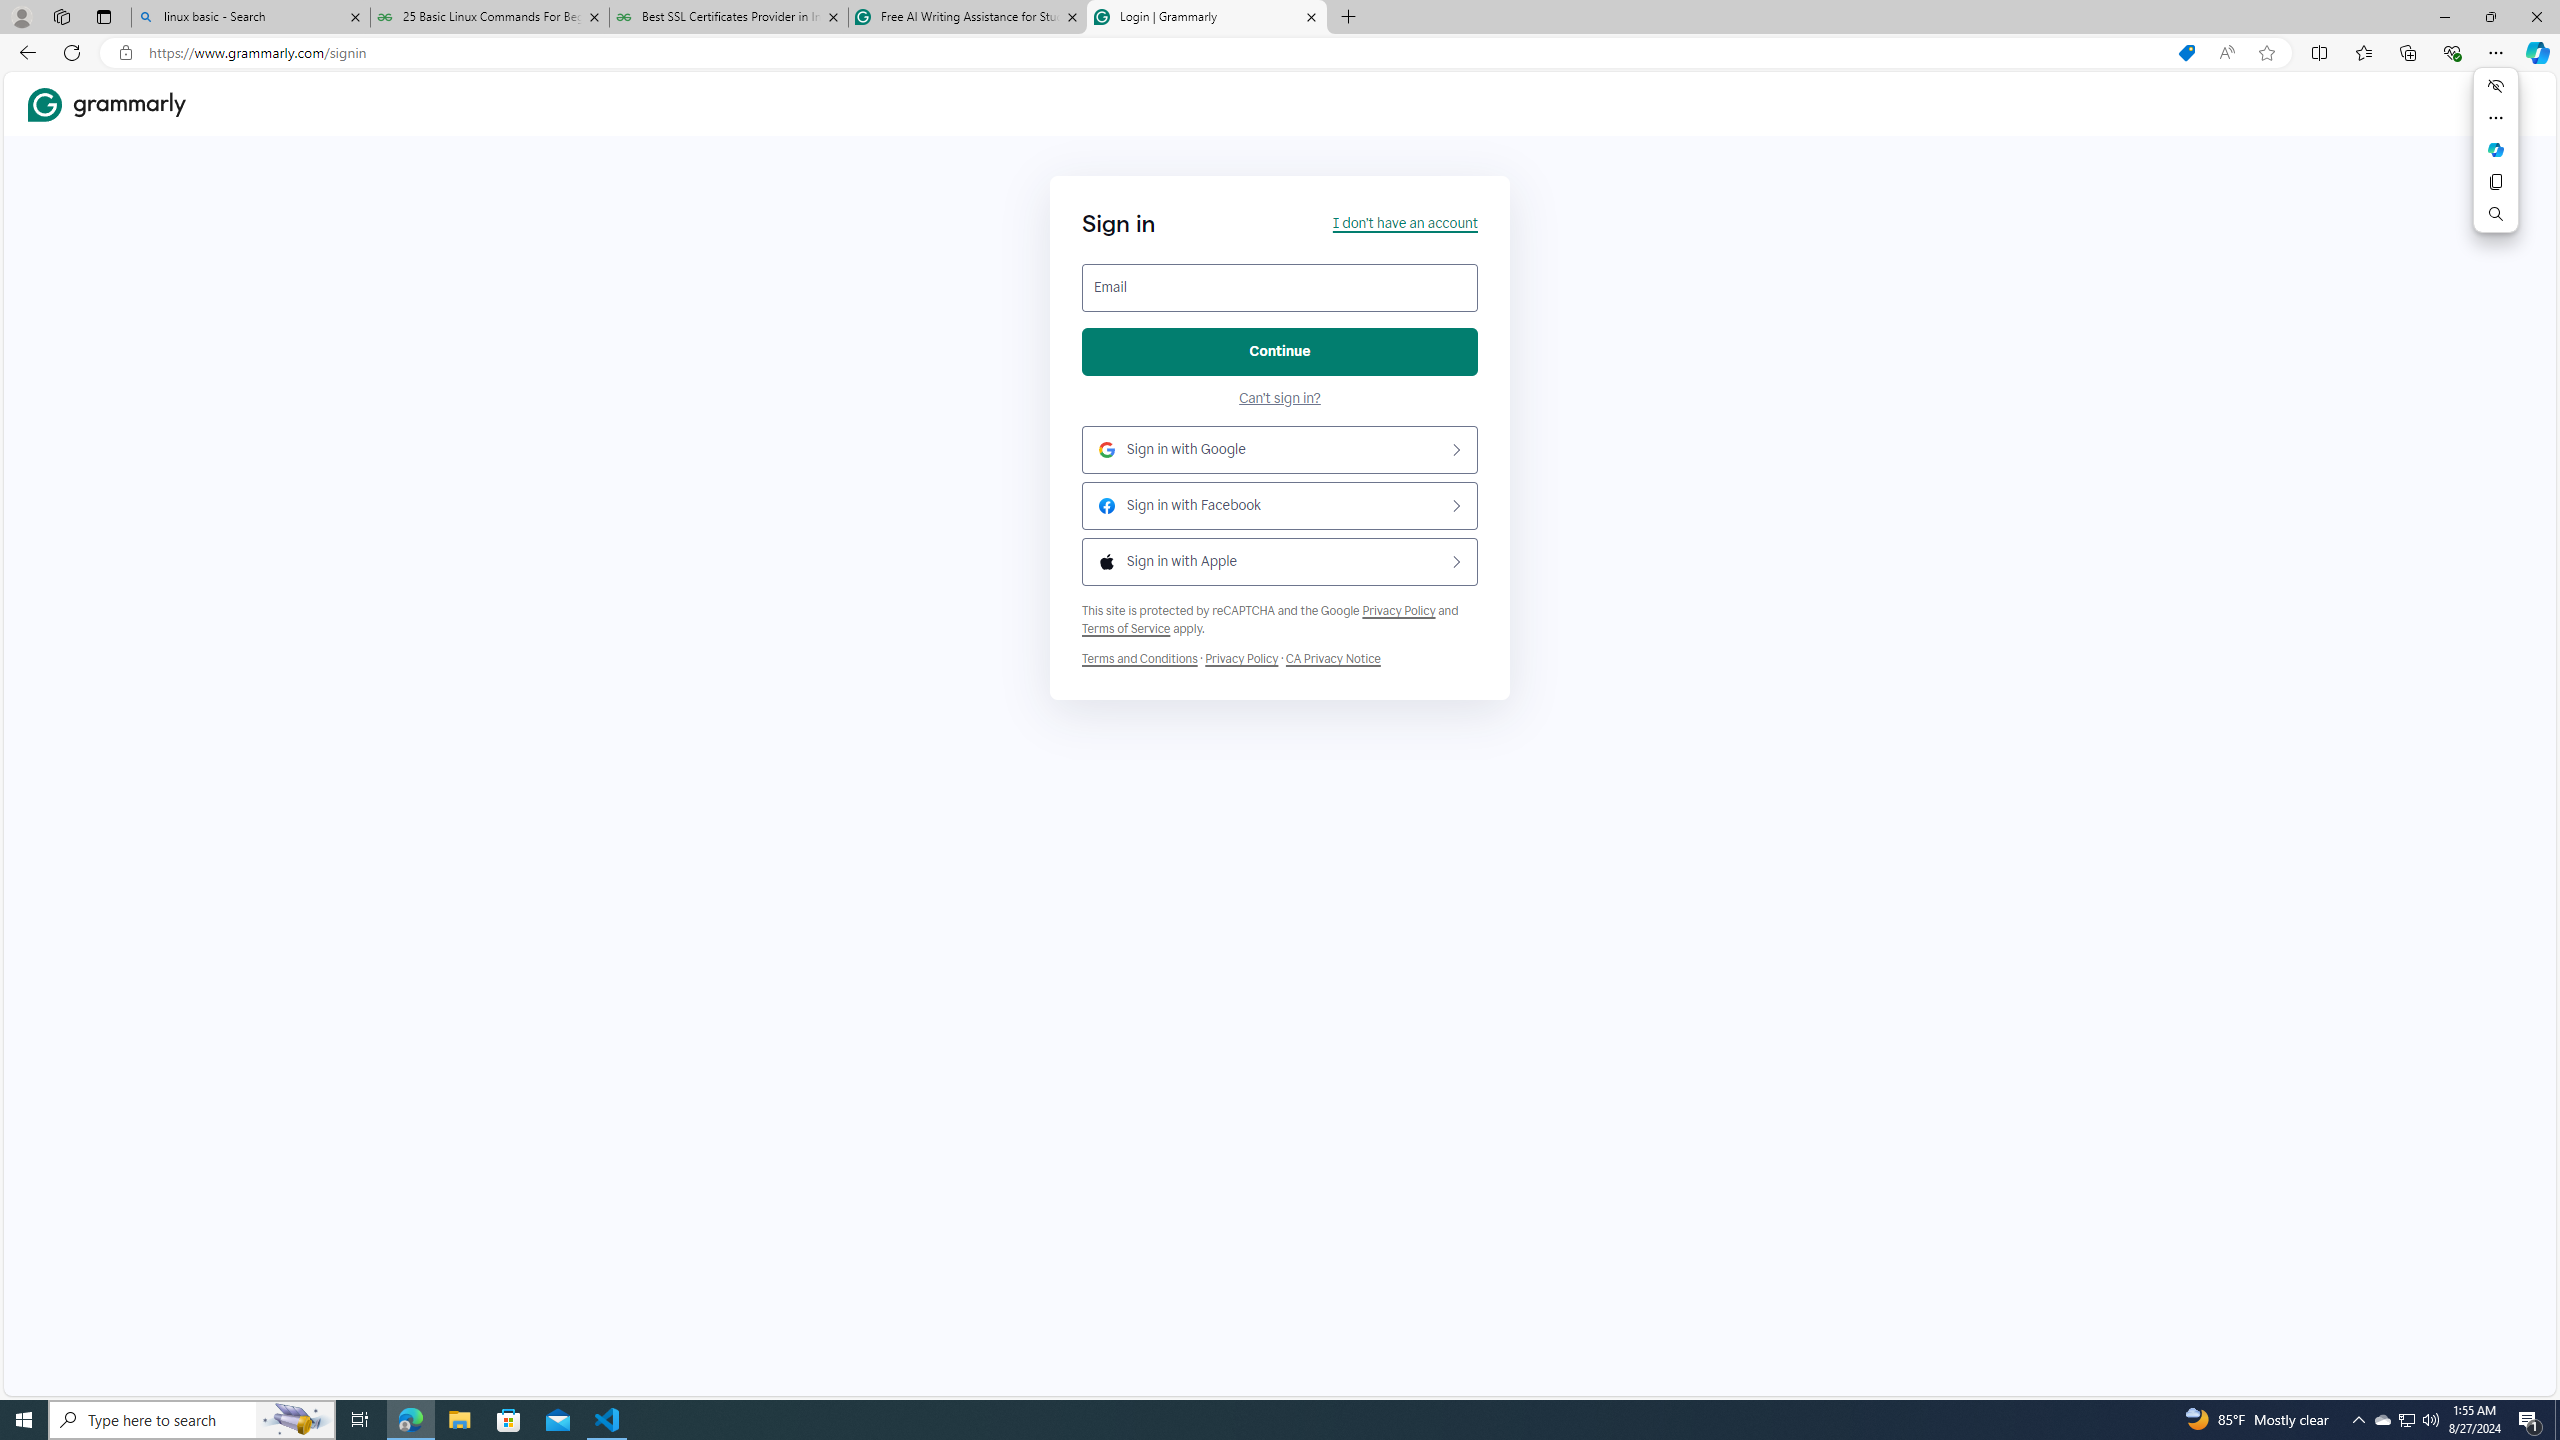  Describe the element at coordinates (1280, 505) in the screenshot. I see `'Sign in with Facebook'` at that location.